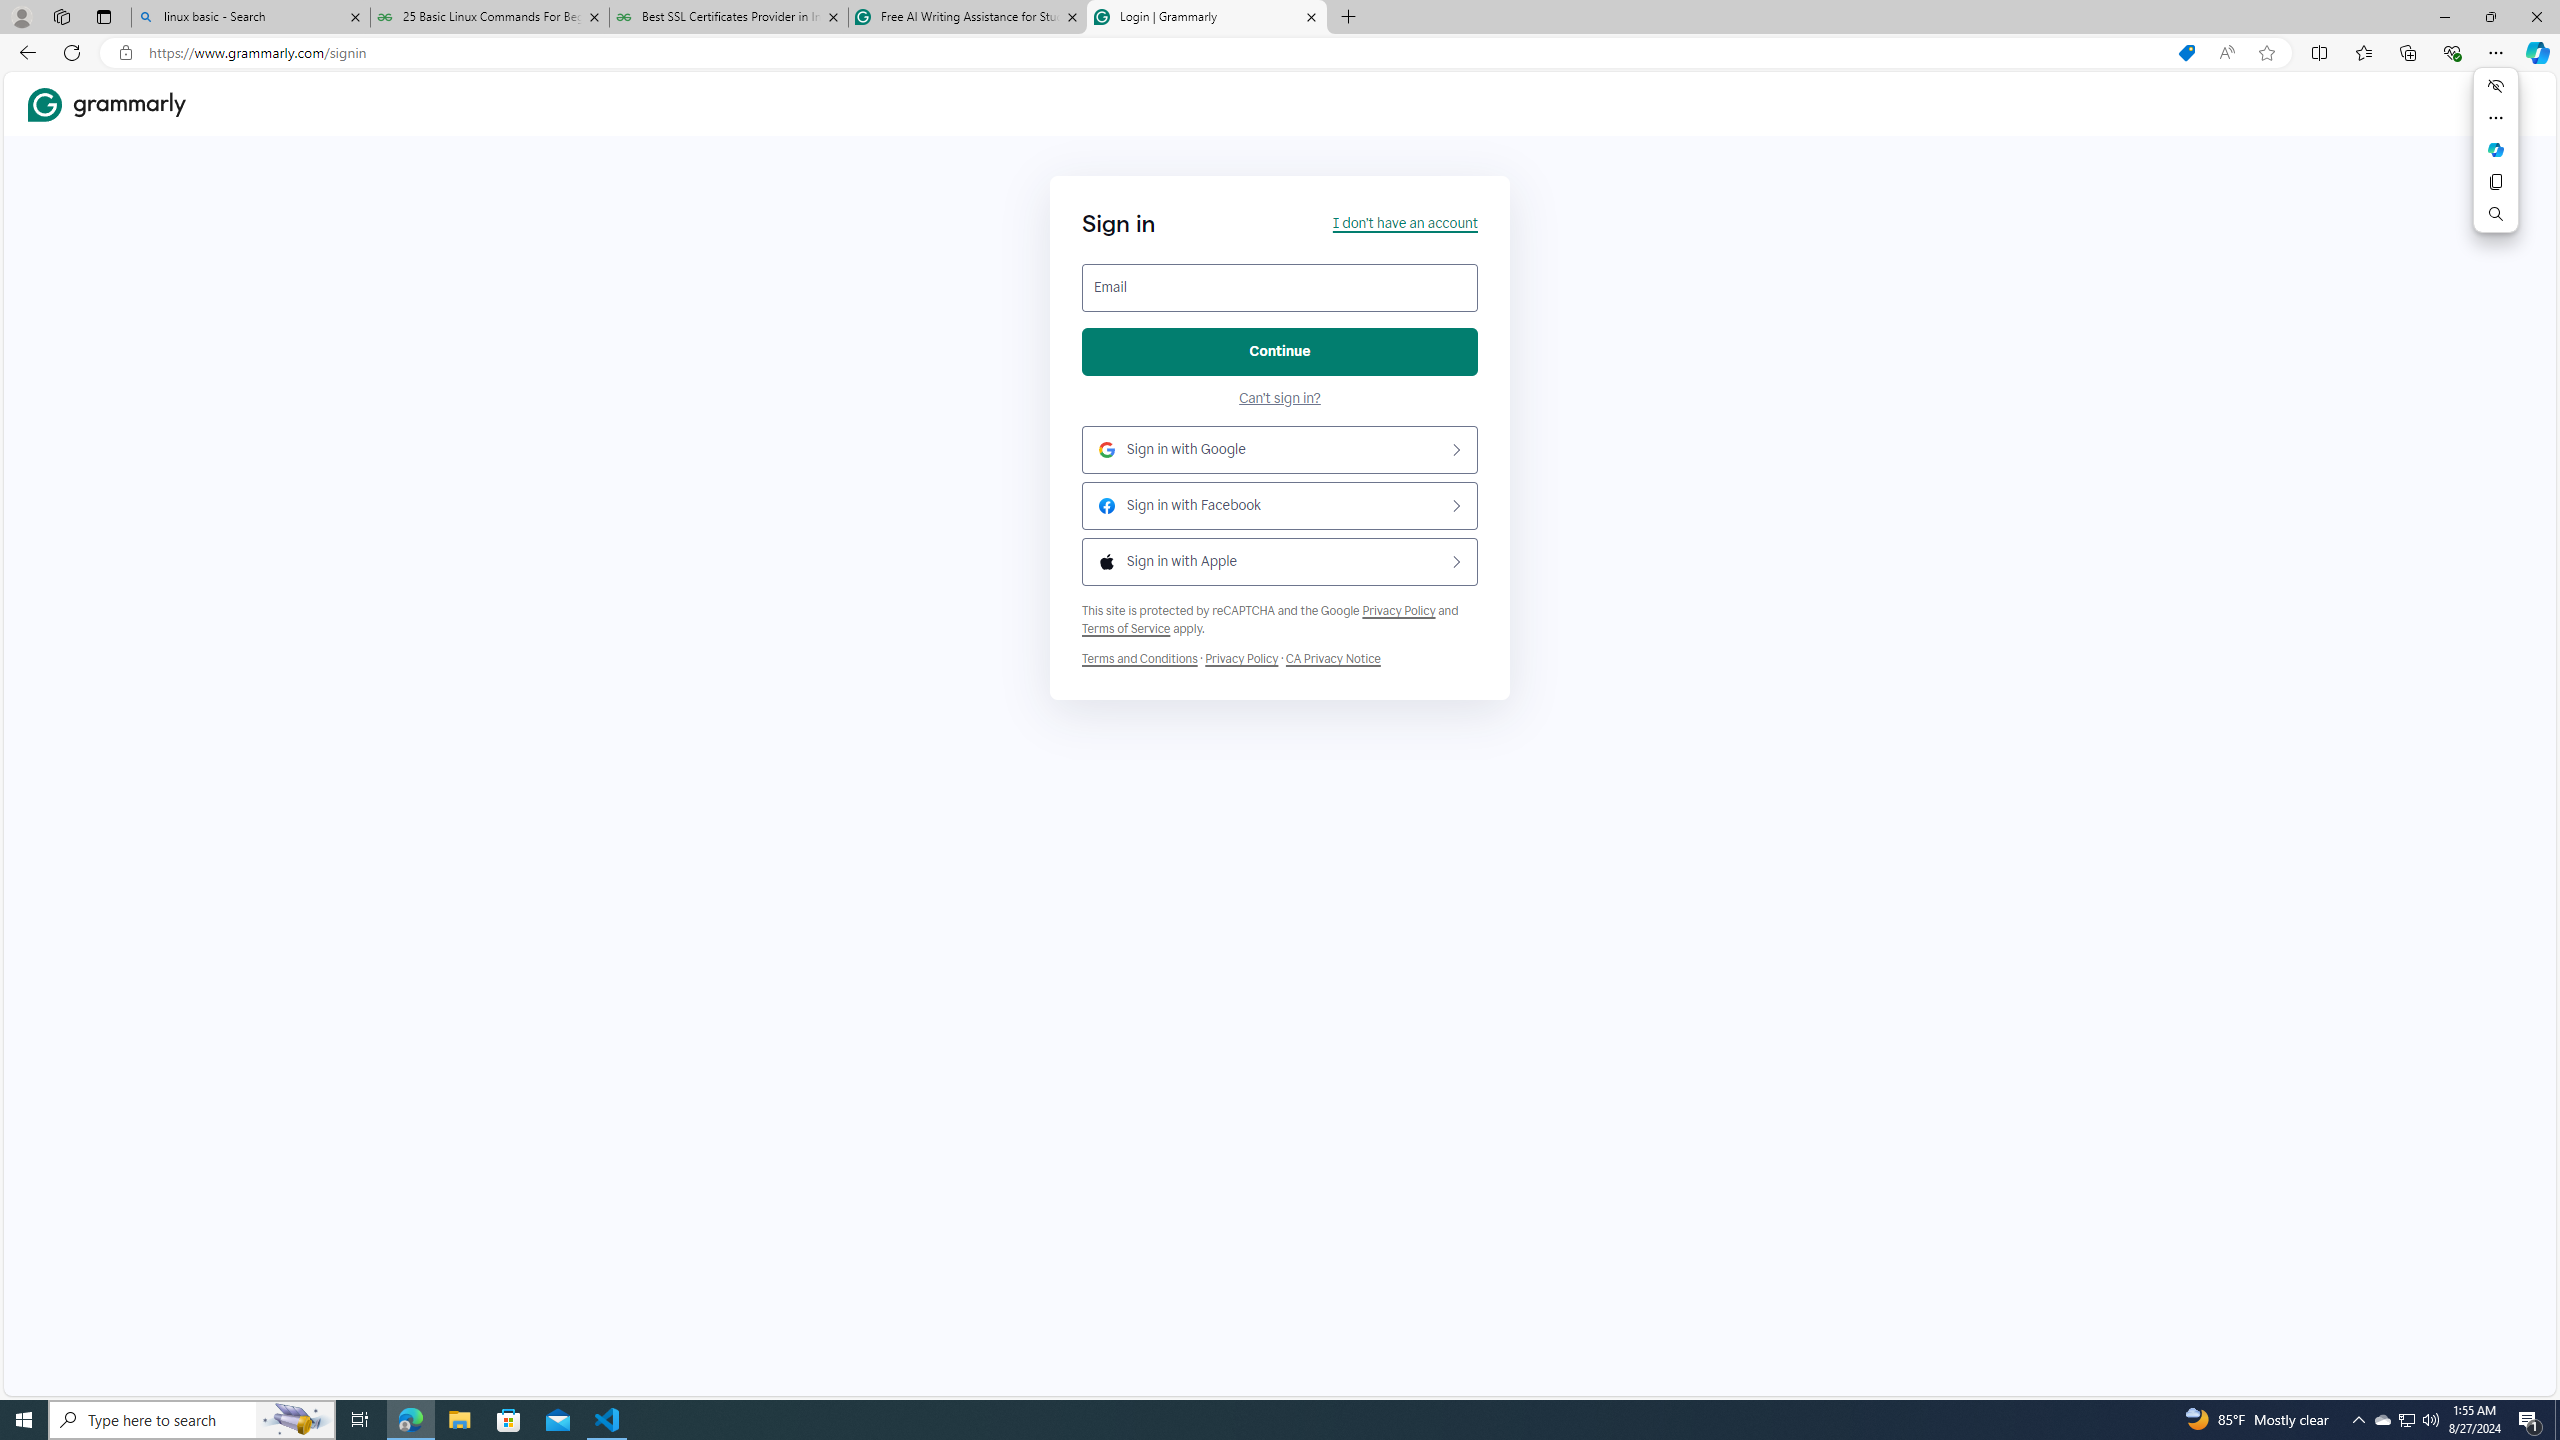  Describe the element at coordinates (1280, 505) in the screenshot. I see `'Sign in with Facebook'` at that location.